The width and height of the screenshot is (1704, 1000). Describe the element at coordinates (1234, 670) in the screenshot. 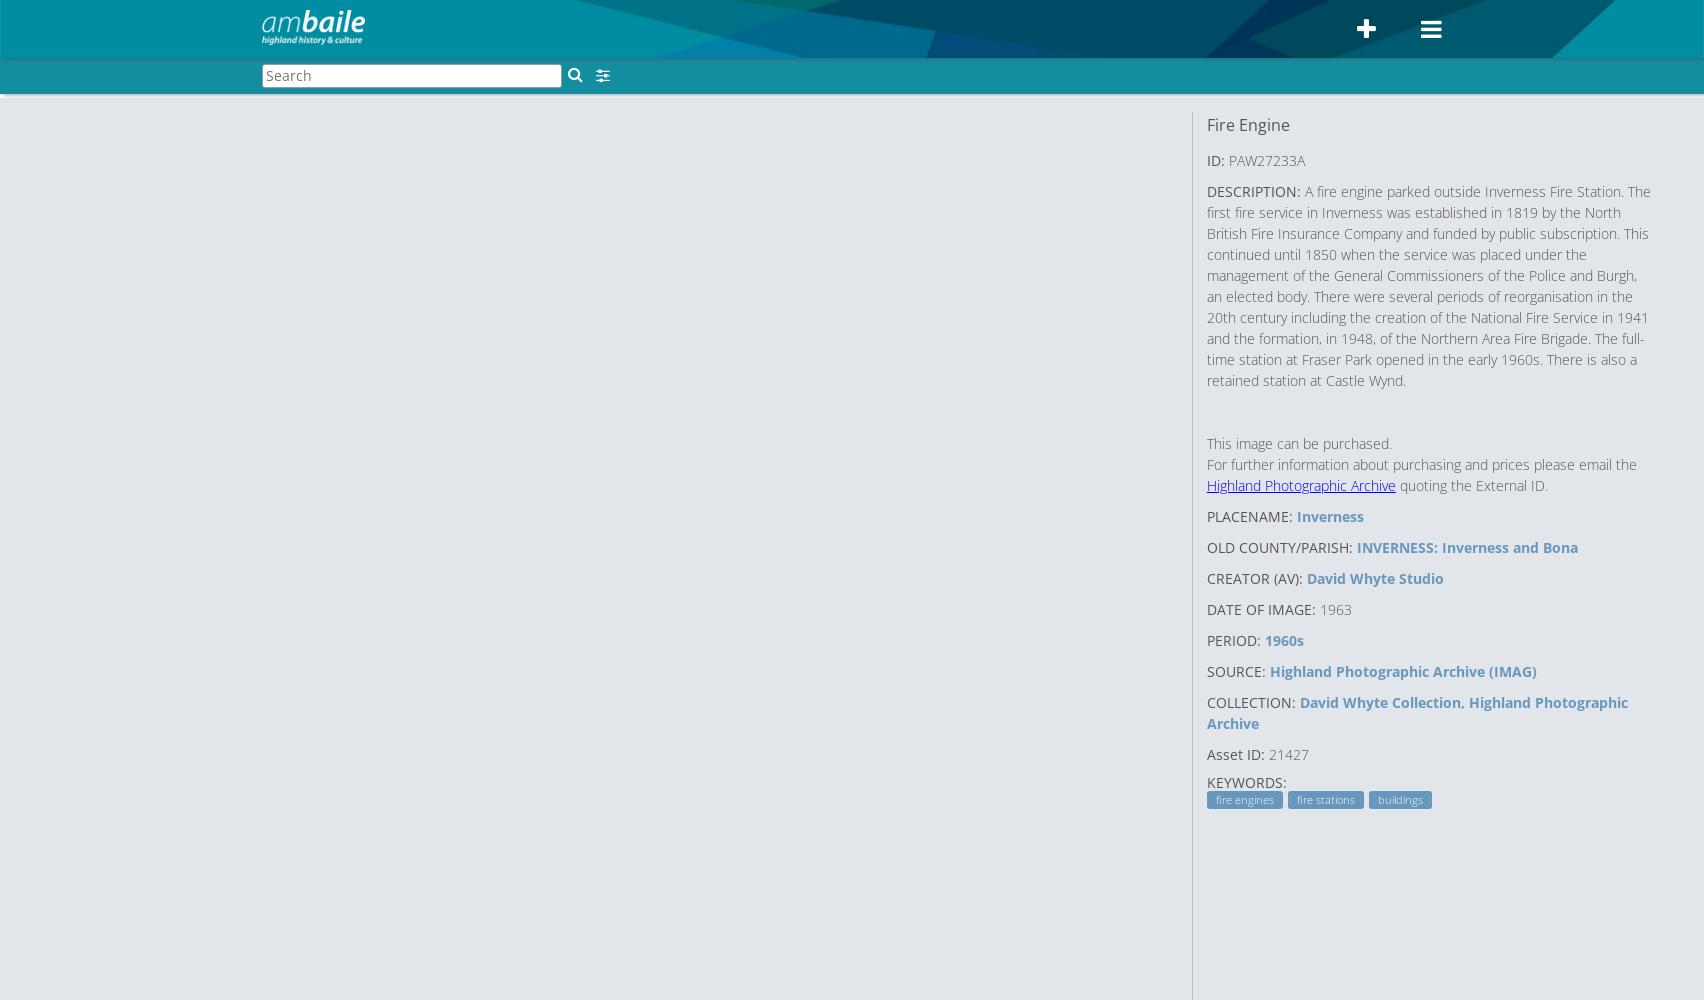

I see `'SOURCE:'` at that location.